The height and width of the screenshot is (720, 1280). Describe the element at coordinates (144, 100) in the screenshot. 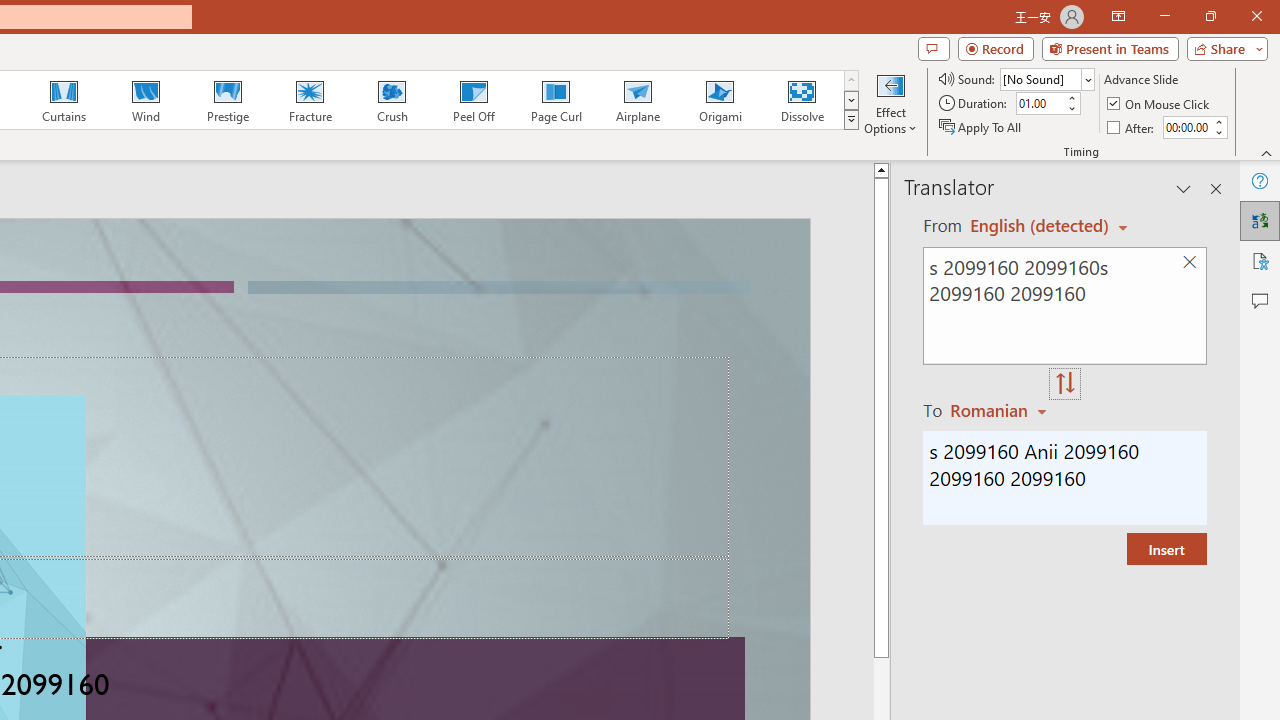

I see `'Wind'` at that location.